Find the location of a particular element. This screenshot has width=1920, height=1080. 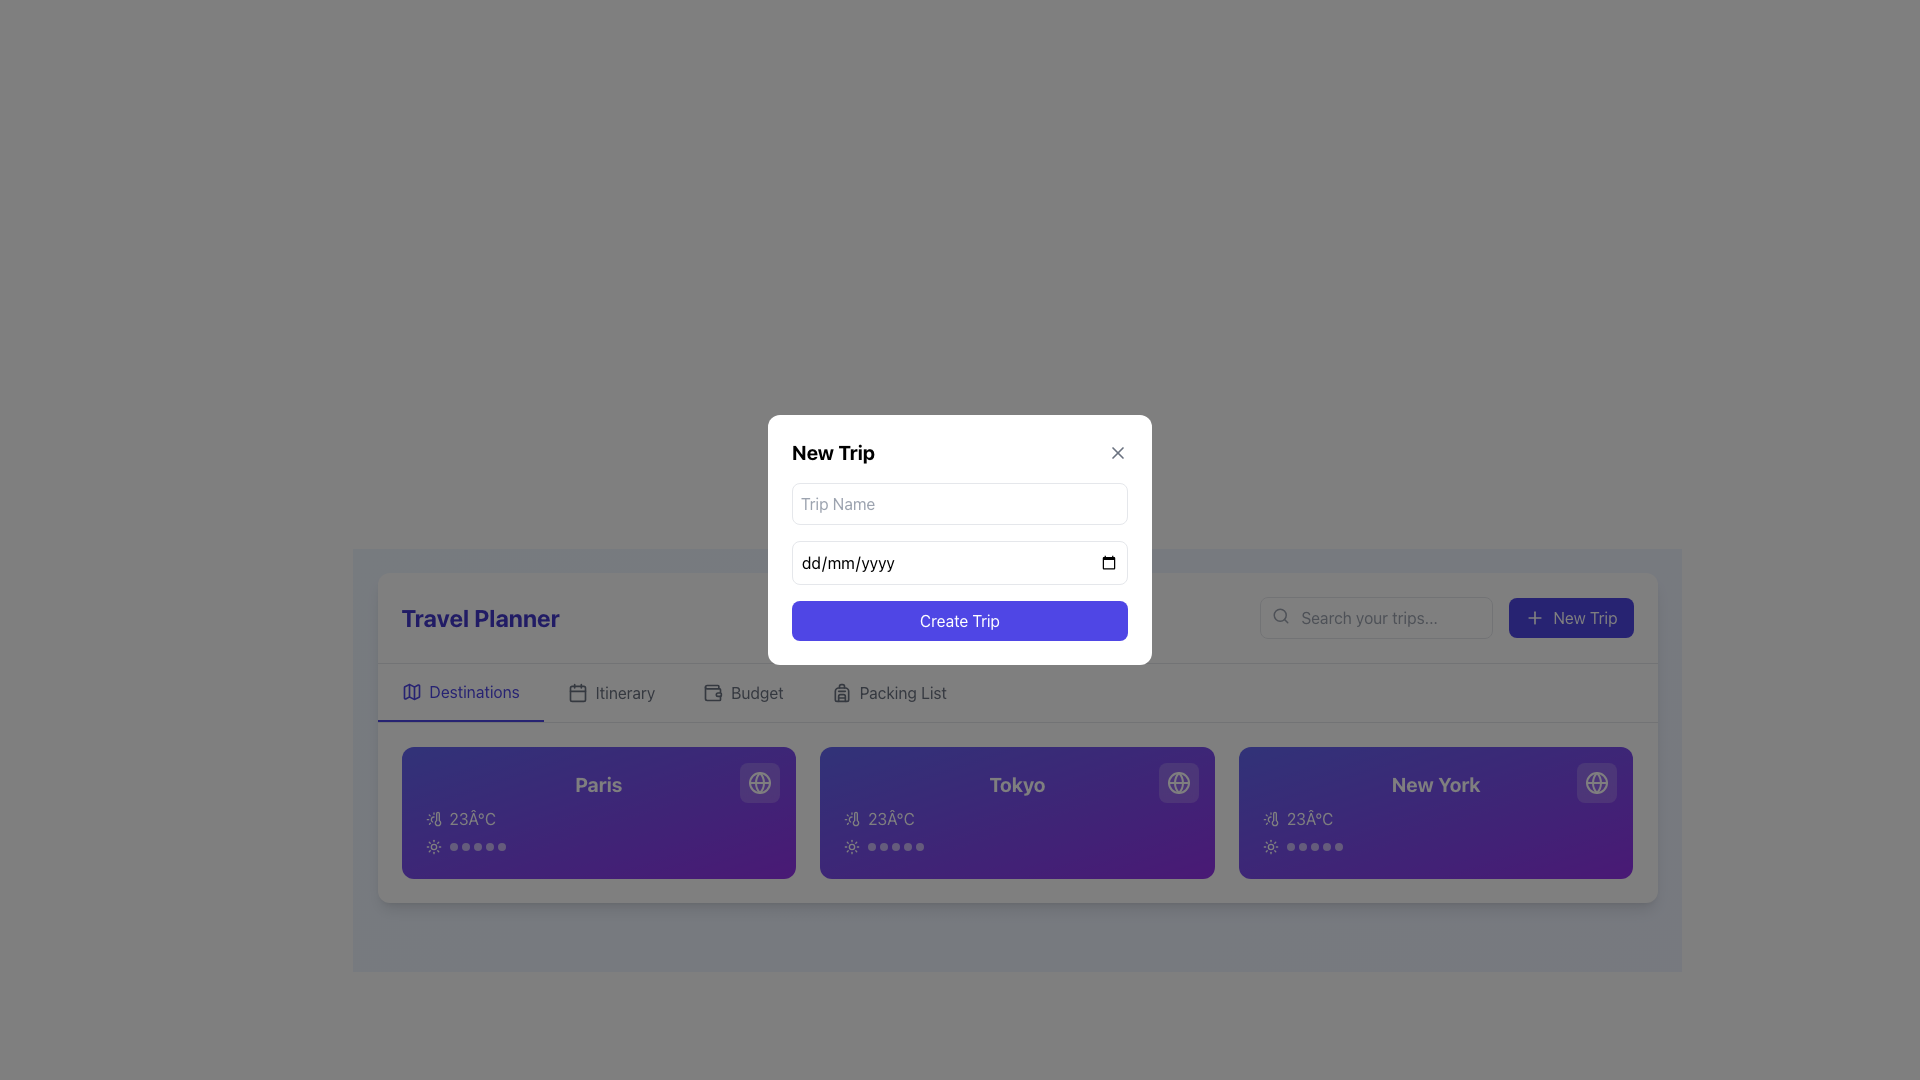

the SVG circle element that is part of the globe icon located in the top-right corner of the 'Paris' card is located at coordinates (759, 782).